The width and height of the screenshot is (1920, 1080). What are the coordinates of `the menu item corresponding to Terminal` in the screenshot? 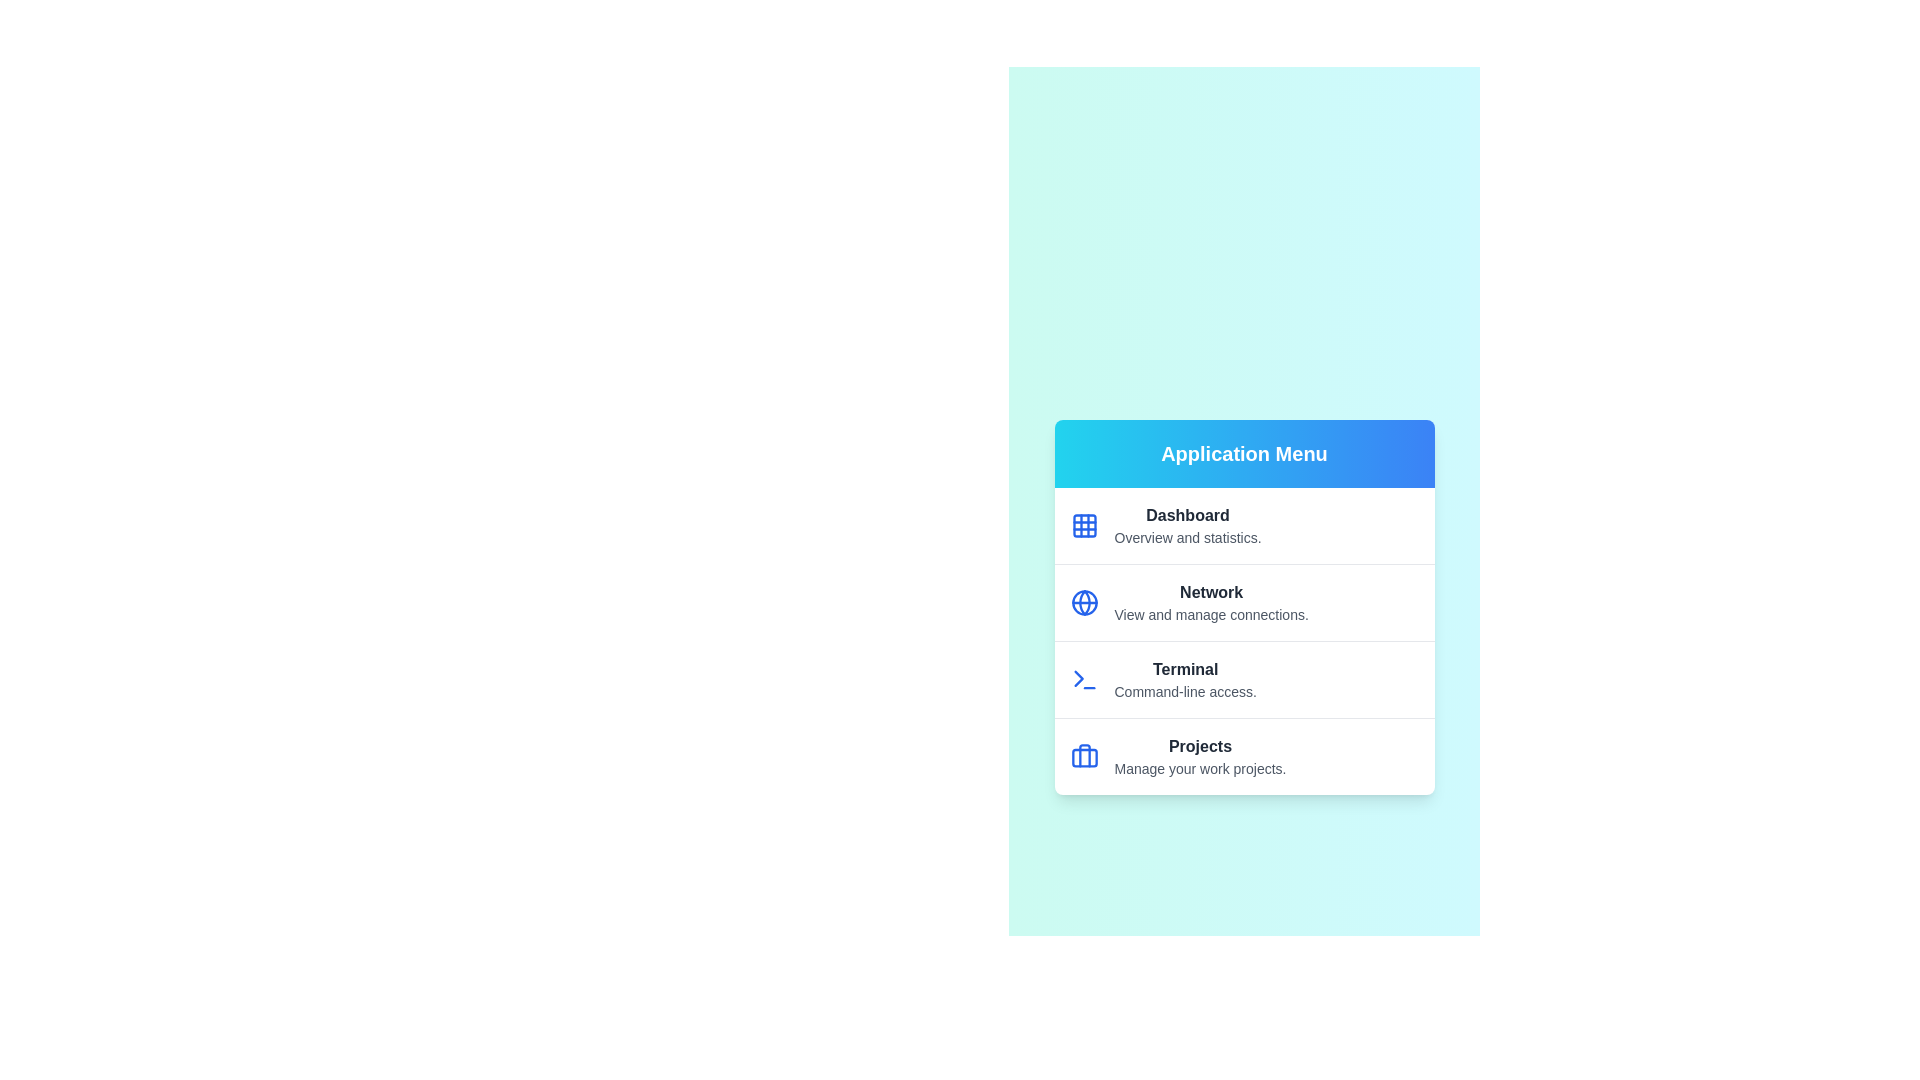 It's located at (1243, 677).